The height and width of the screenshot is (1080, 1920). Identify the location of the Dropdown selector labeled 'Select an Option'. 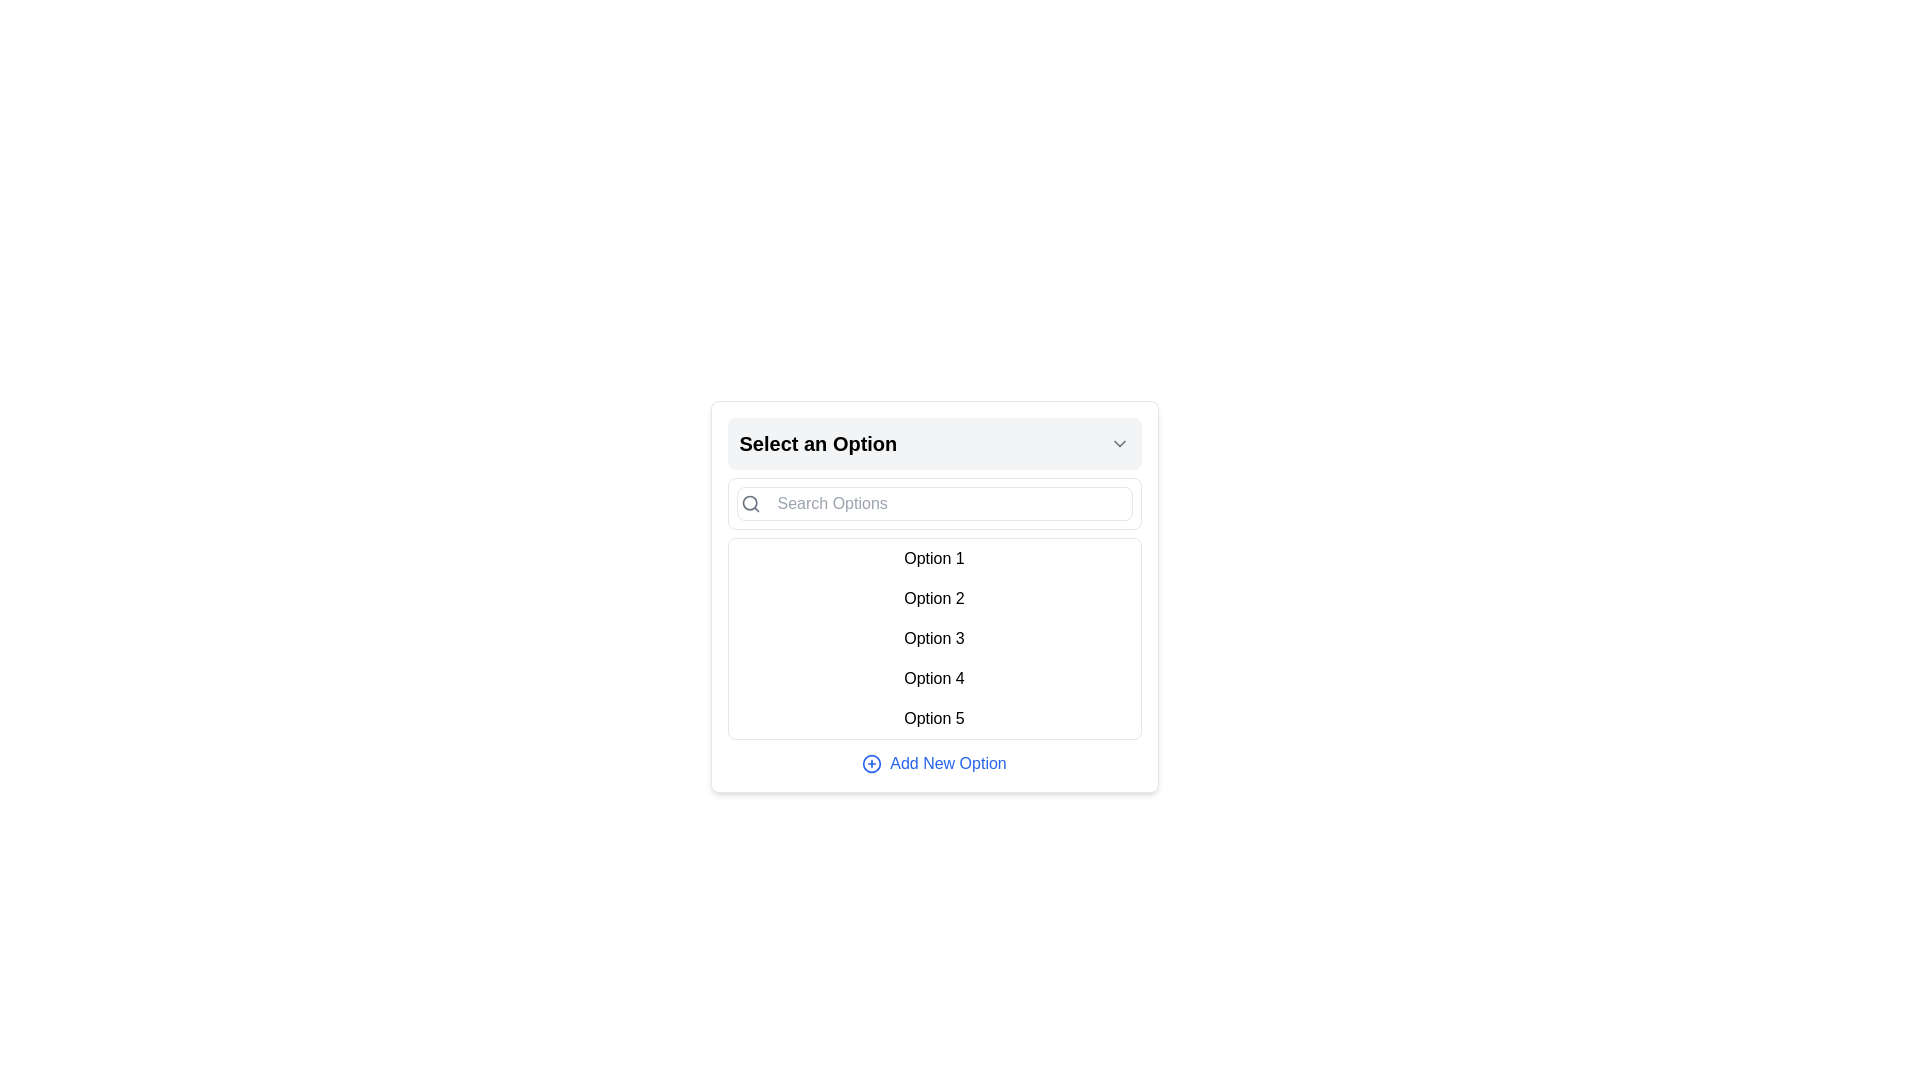
(933, 442).